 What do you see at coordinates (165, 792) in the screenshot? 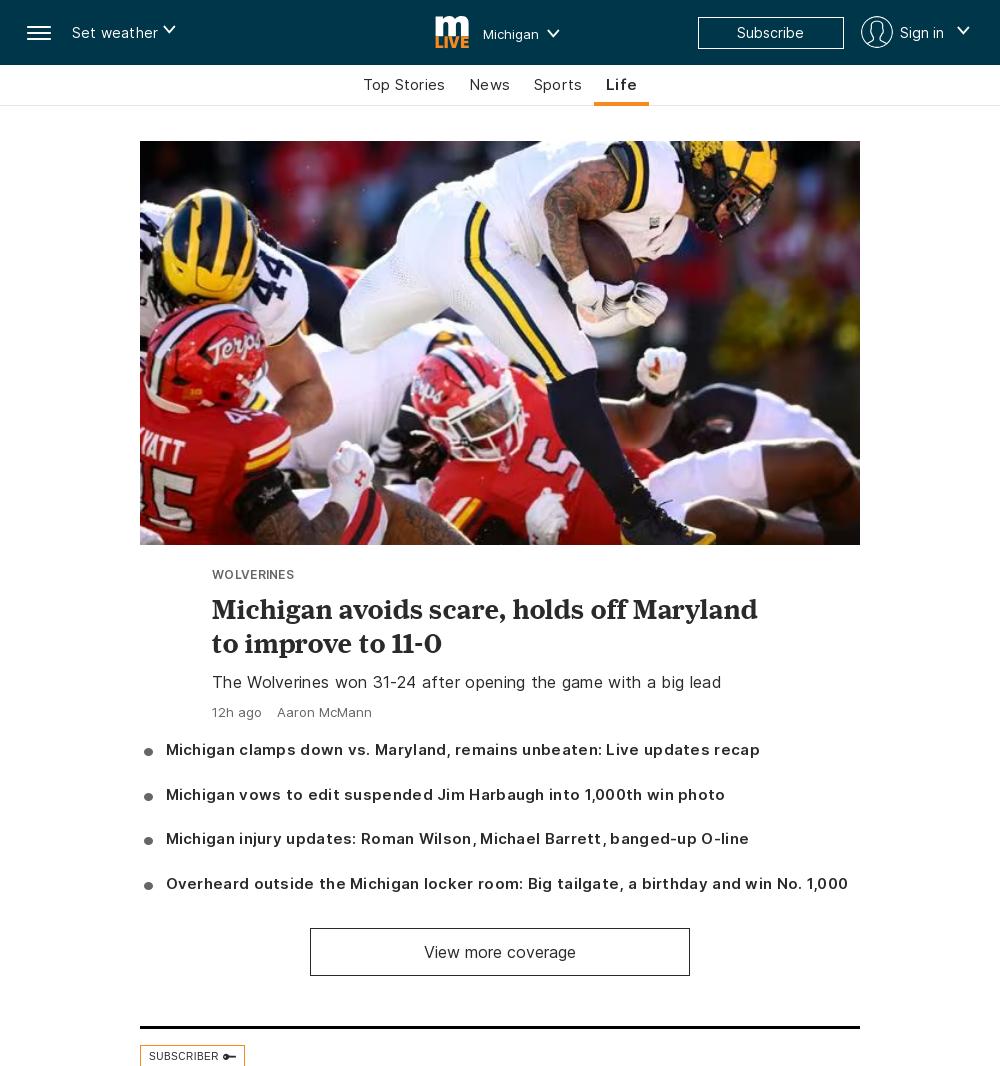
I see `'Michigan vows to edit suspended Jim Harbaugh into 1,000th win photo'` at bounding box center [165, 792].